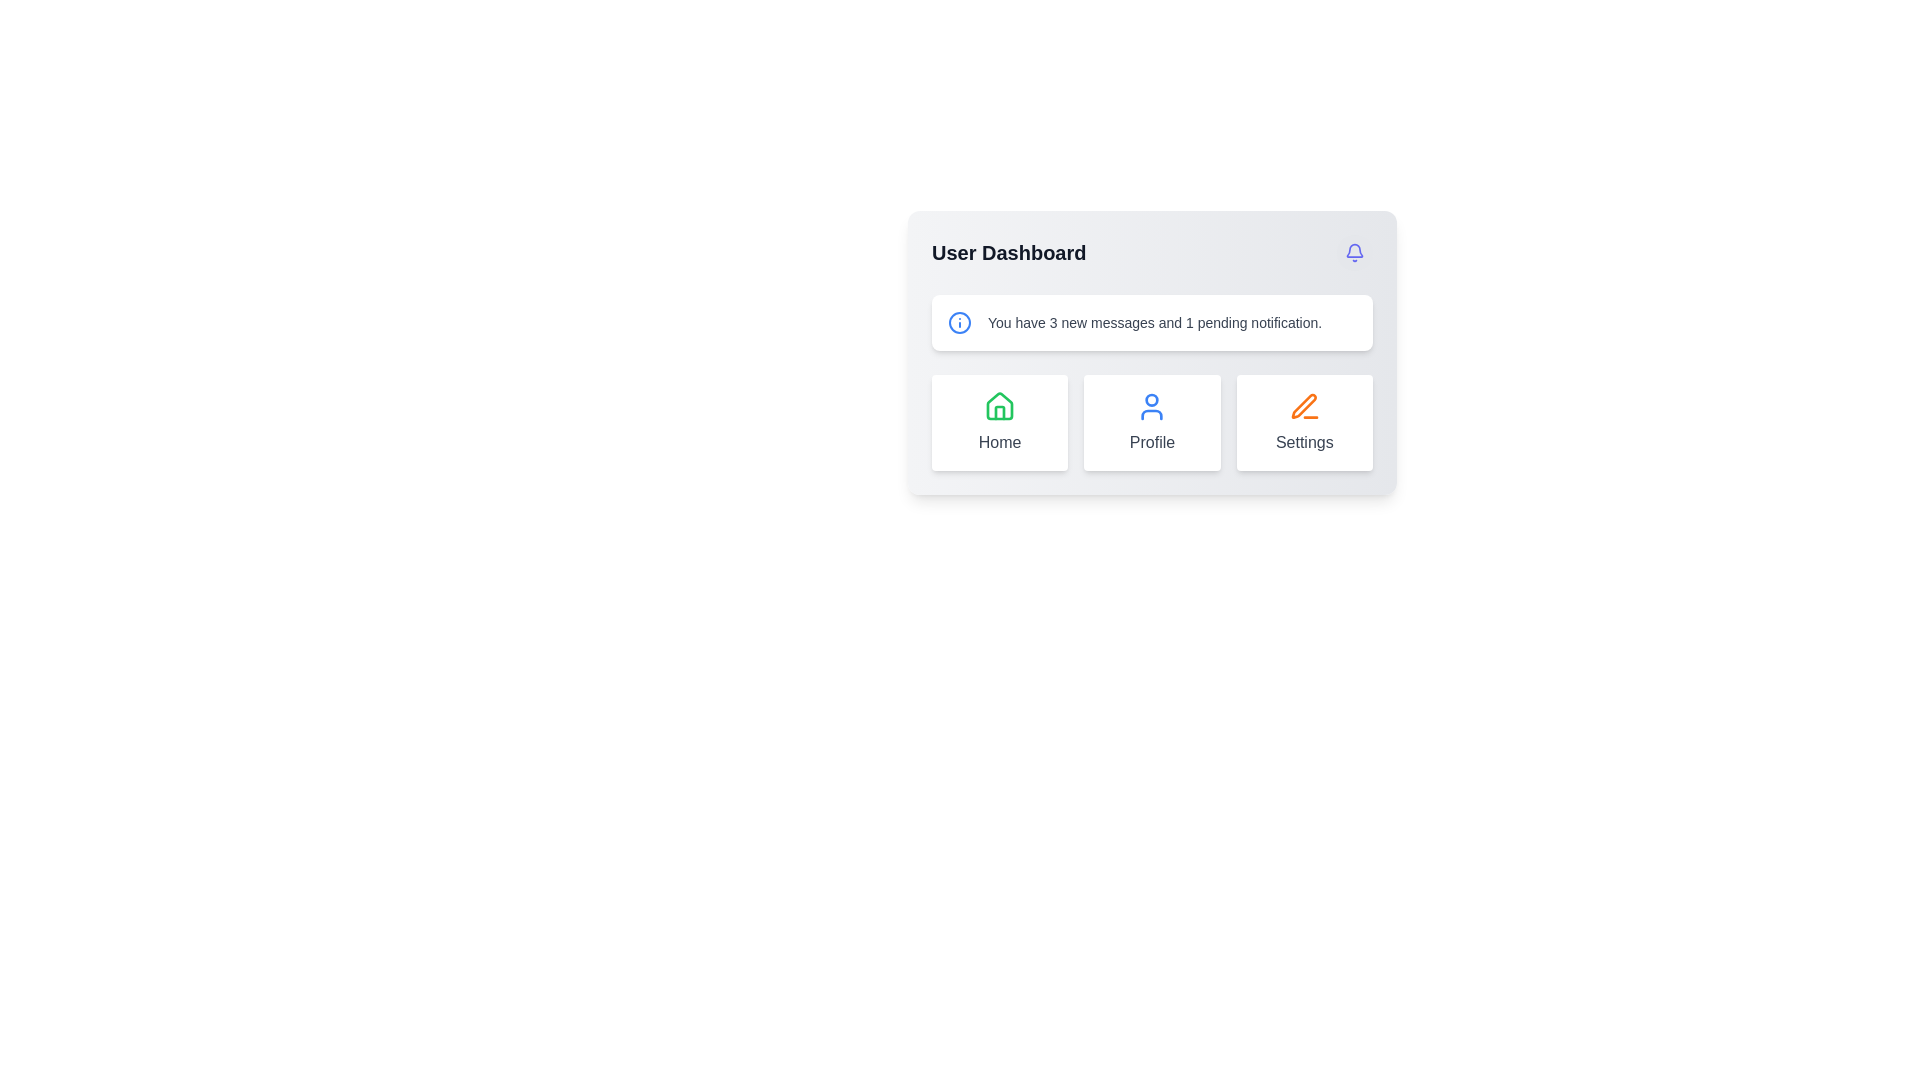  I want to click on the bell-shaped icon with a hollow outline and blue-indigo color tint located in the upper-right corner of the 'User Dashboard' card, so click(1354, 249).